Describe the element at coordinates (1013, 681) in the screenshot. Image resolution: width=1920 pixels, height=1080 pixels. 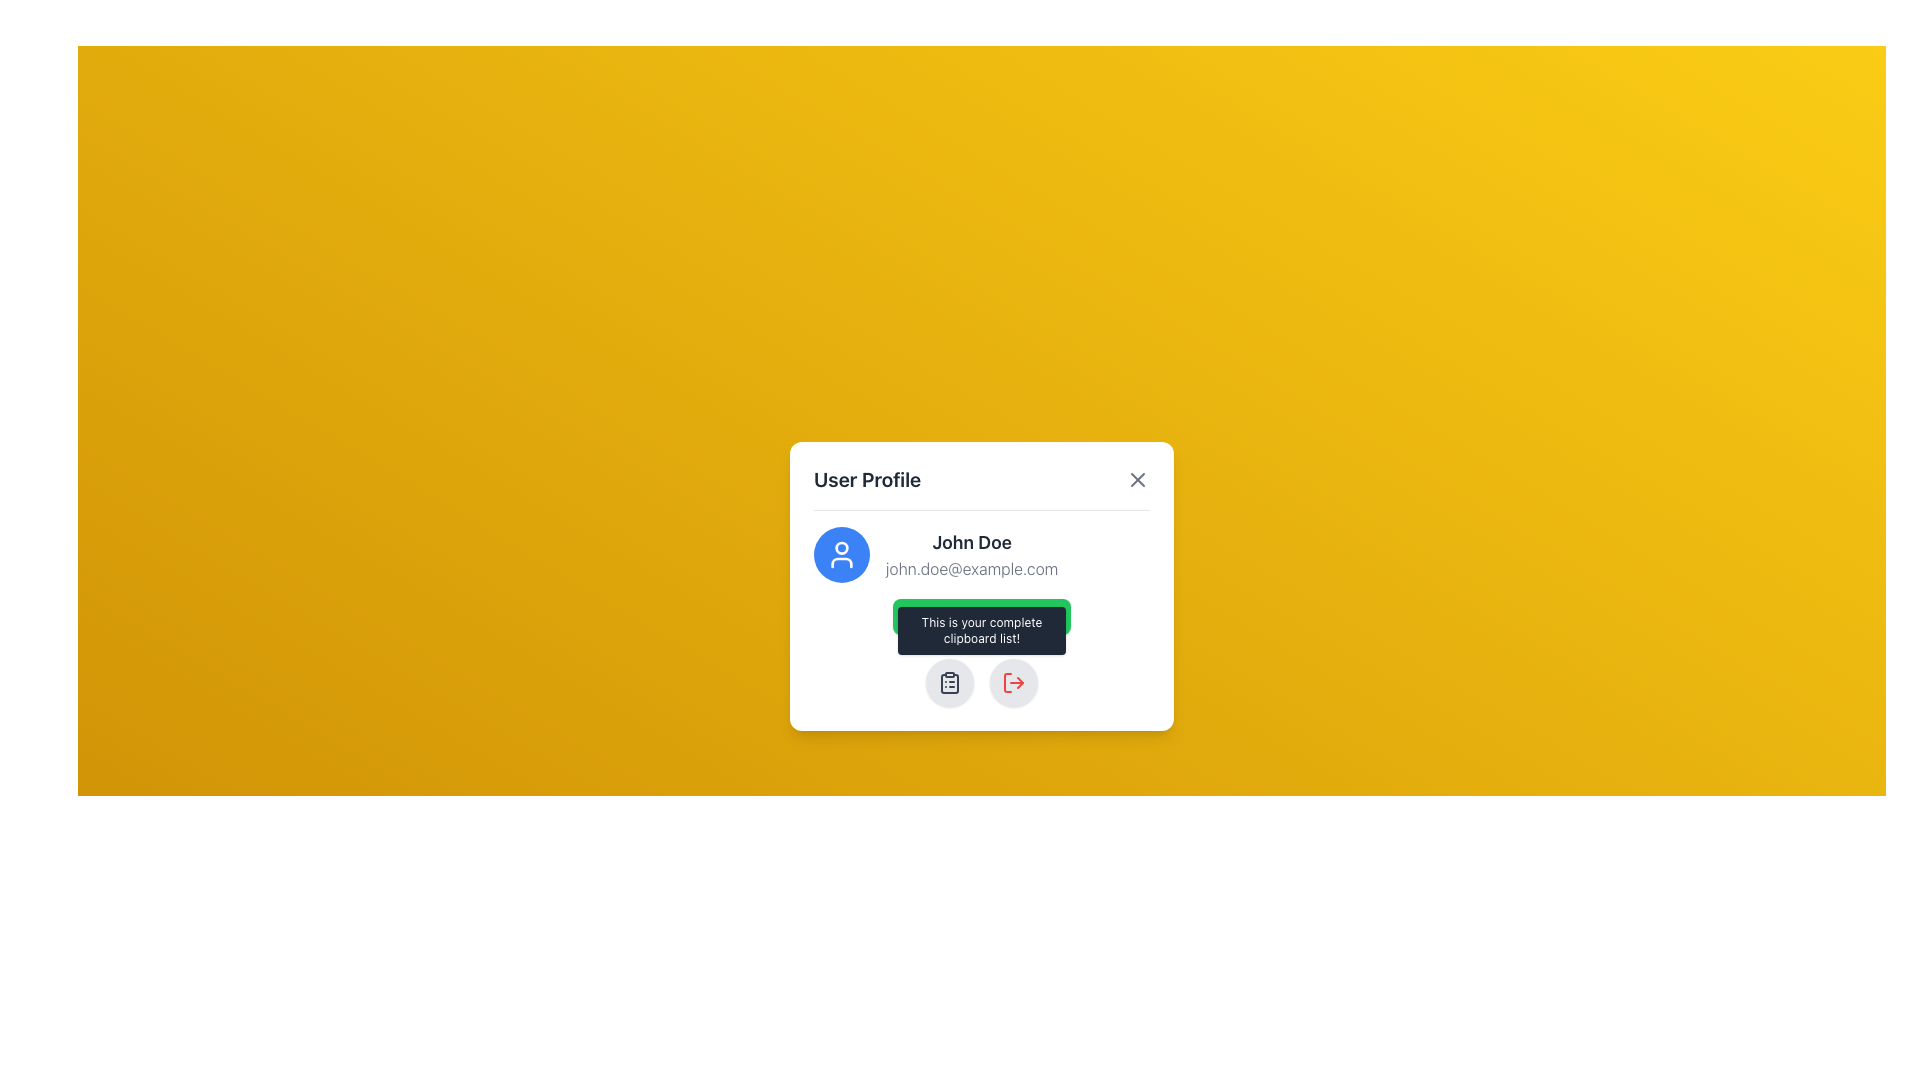
I see `the red arrow icon button located at the bottom-right corner of the modal dialog` at that location.